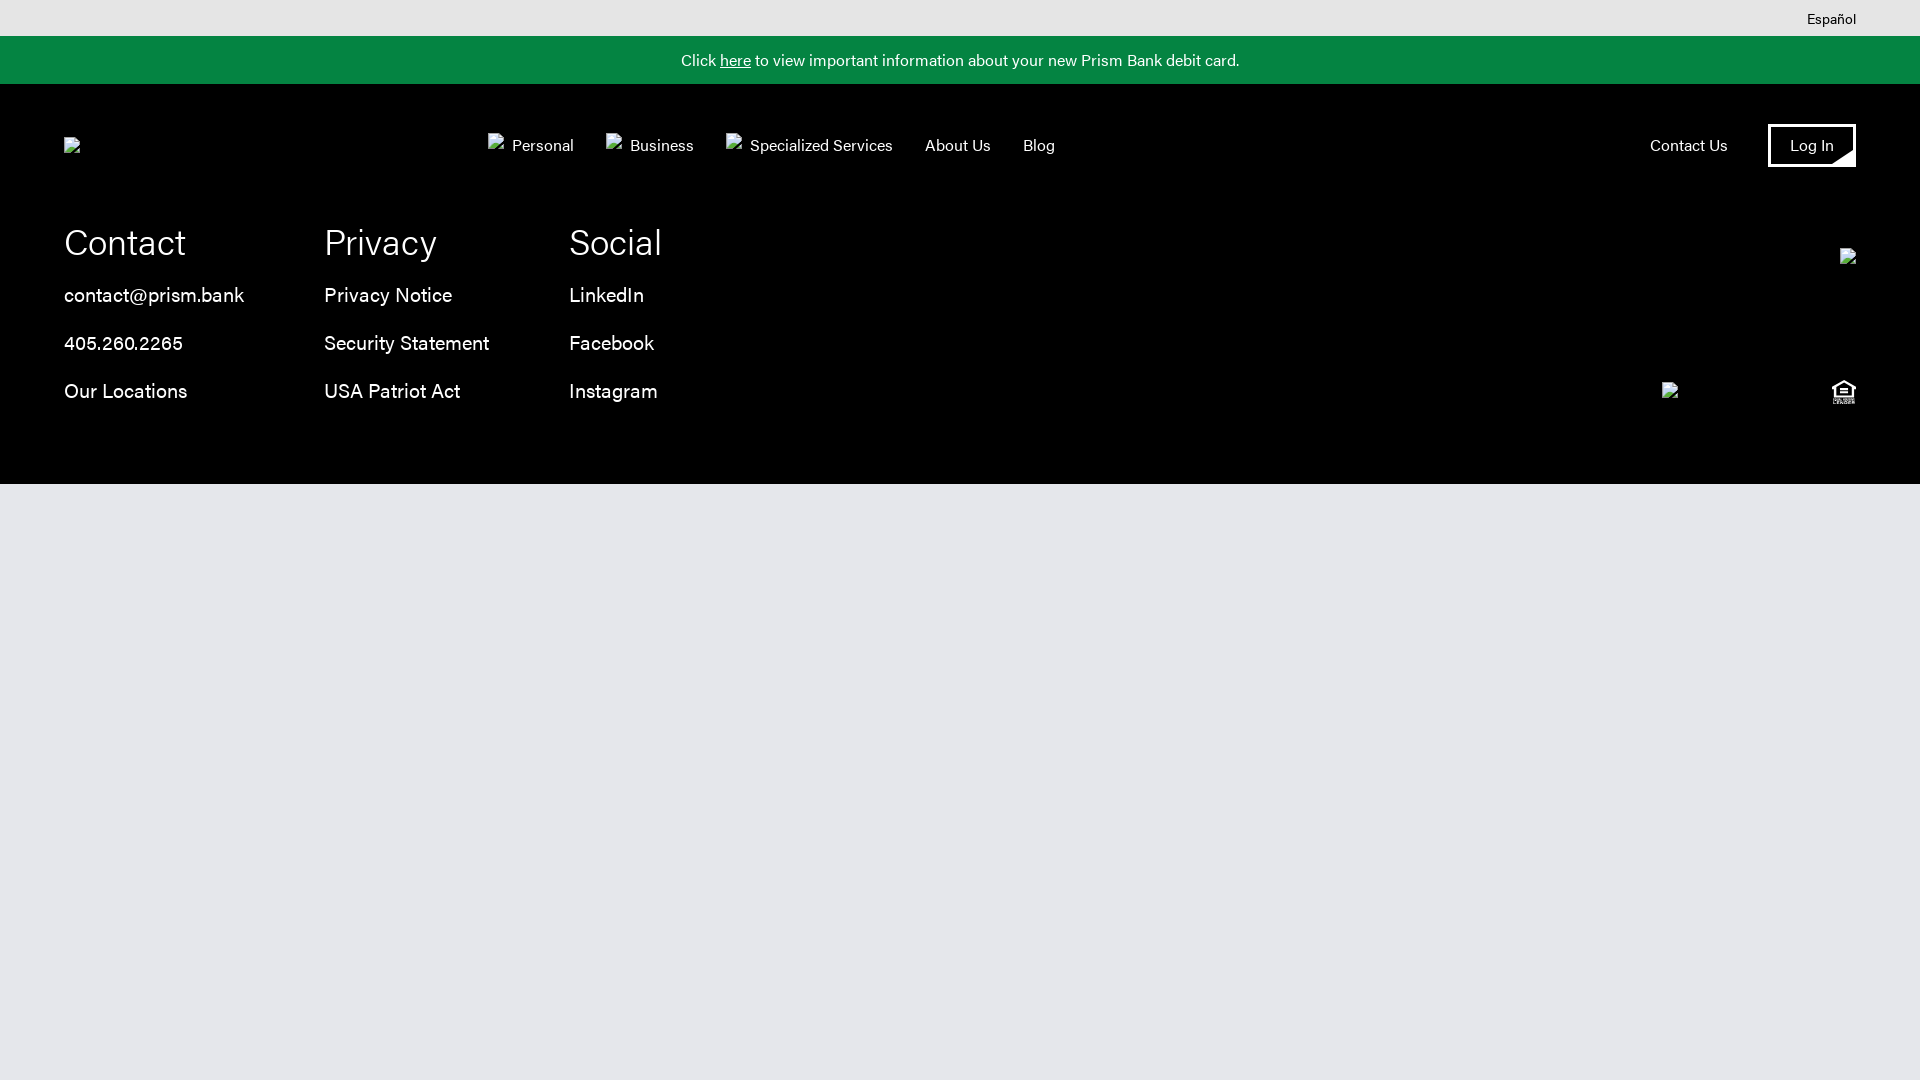  What do you see at coordinates (809, 144) in the screenshot?
I see `'Specialized Services'` at bounding box center [809, 144].